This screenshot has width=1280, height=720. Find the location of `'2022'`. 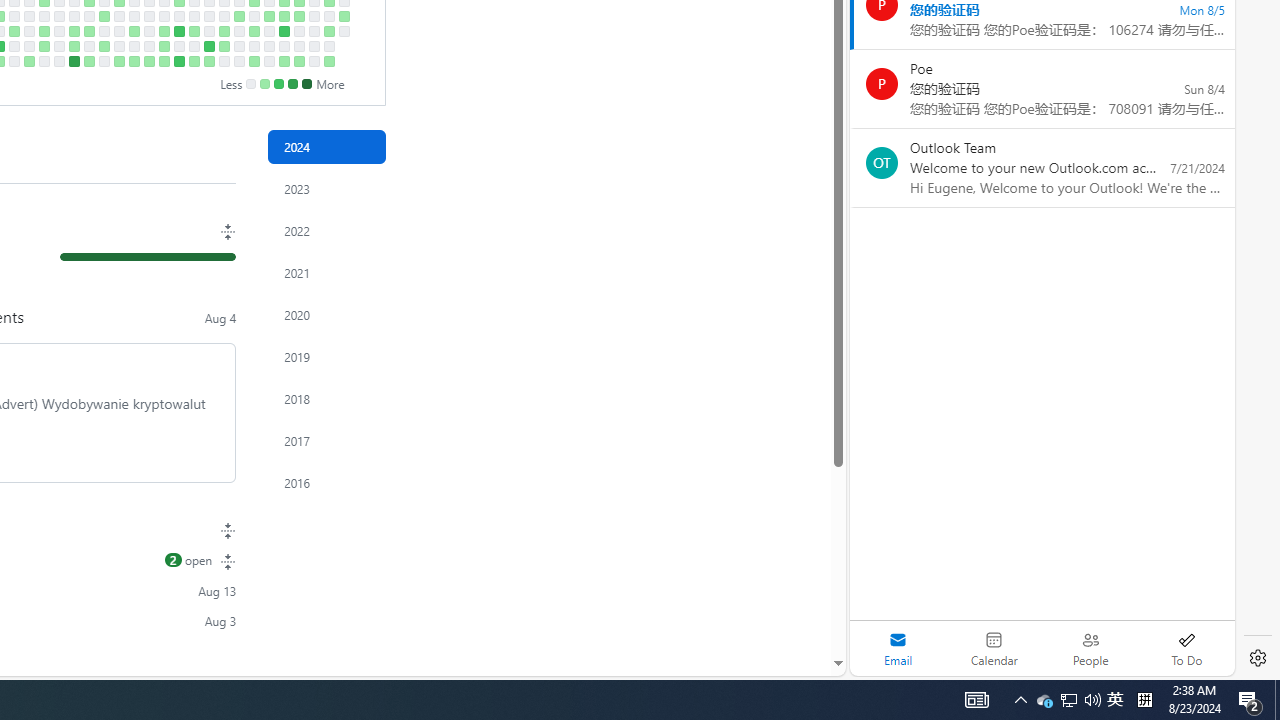

'2022' is located at coordinates (327, 229).